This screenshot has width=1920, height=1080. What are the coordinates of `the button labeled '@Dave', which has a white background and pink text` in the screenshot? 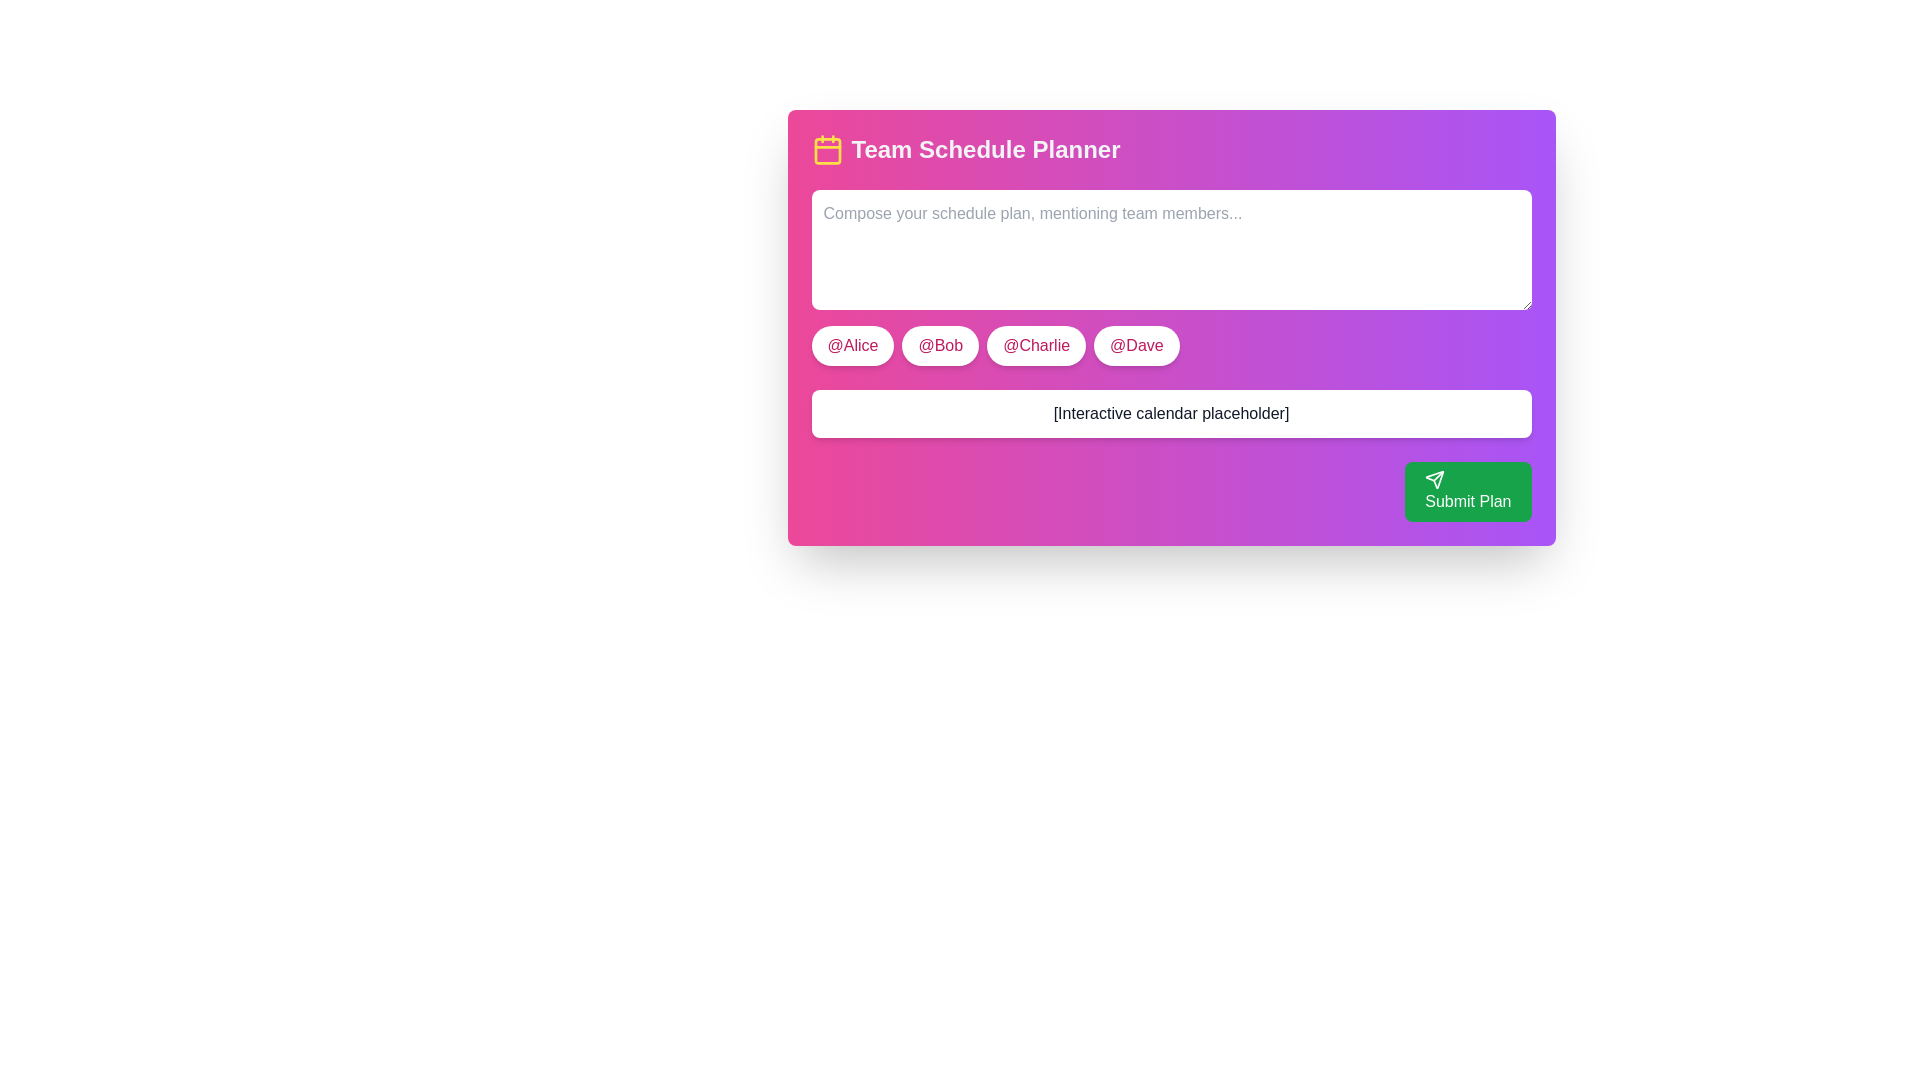 It's located at (1136, 345).